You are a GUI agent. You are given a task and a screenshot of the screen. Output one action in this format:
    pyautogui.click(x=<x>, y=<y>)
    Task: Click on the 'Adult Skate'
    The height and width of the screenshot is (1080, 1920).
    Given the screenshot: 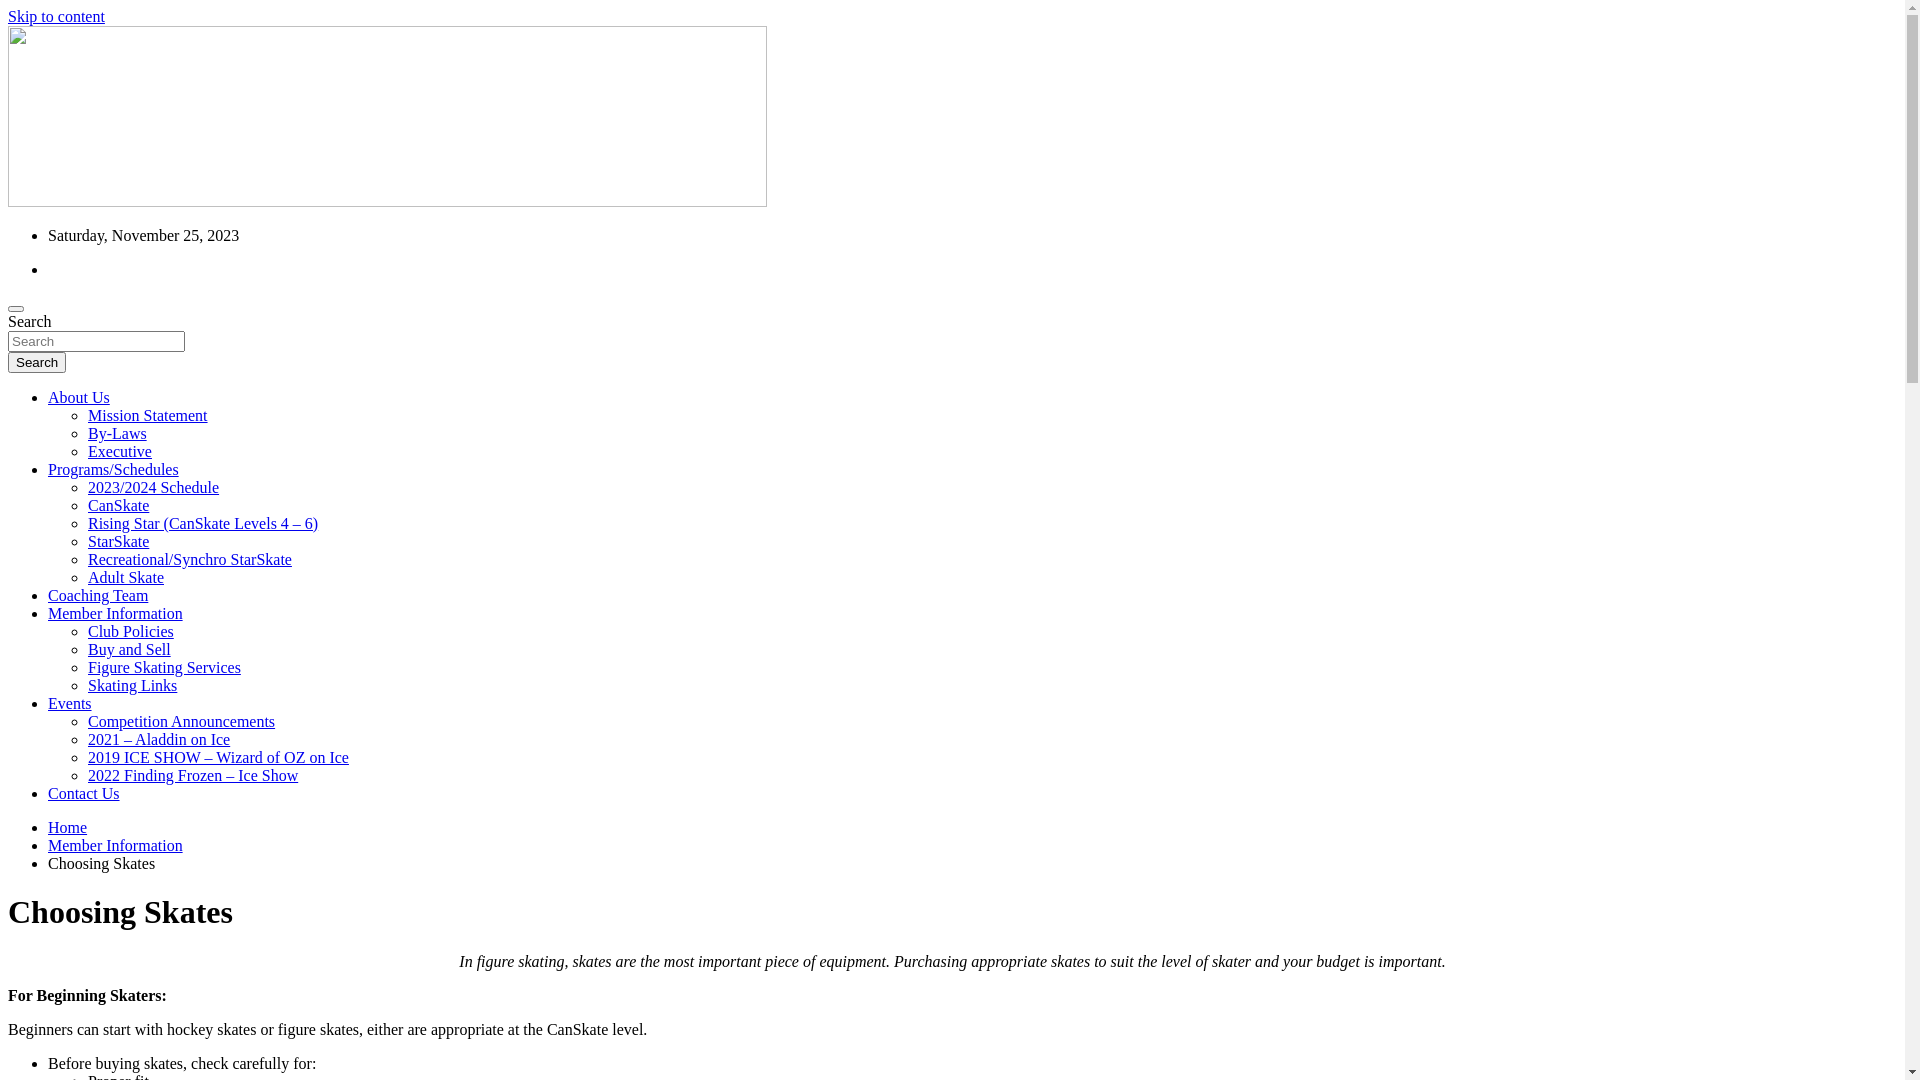 What is the action you would take?
    pyautogui.click(x=86, y=577)
    